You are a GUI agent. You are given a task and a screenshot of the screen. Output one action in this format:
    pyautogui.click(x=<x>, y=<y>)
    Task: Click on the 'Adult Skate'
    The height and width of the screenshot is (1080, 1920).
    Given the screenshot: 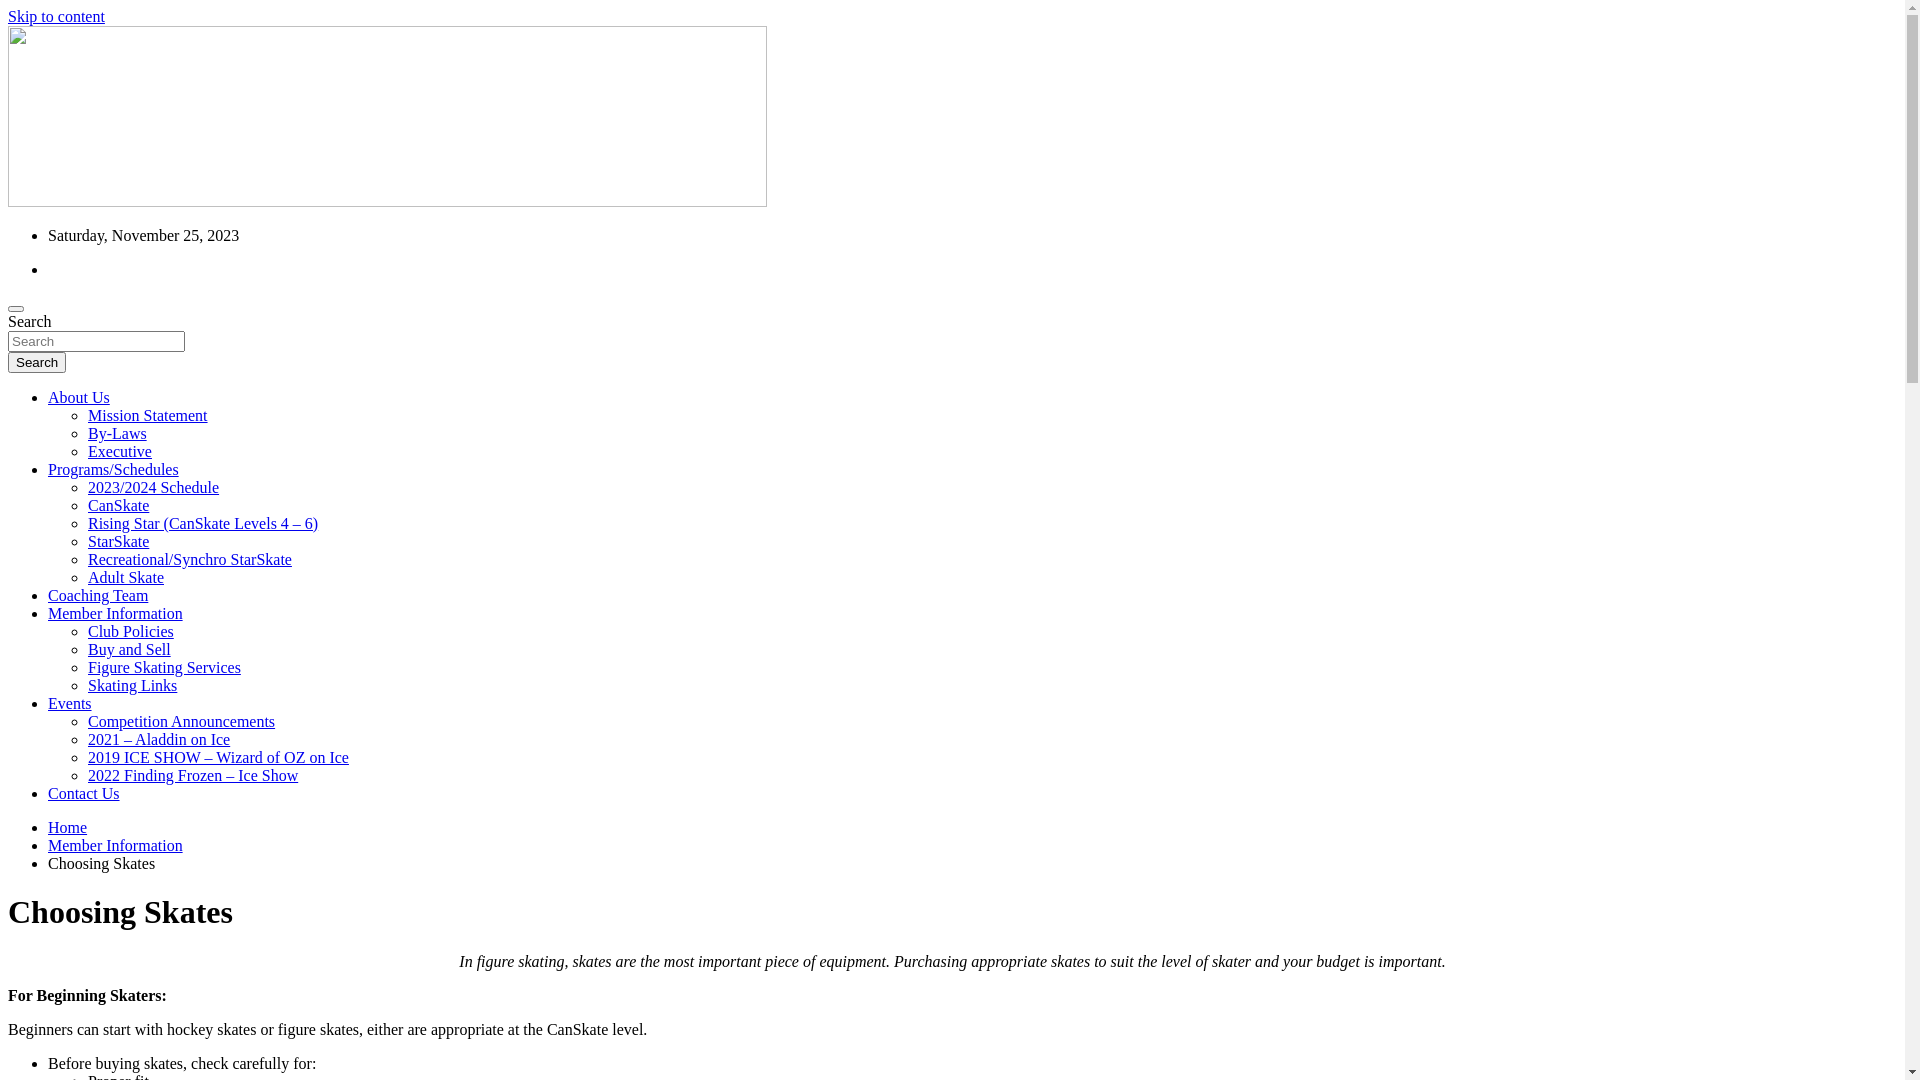 What is the action you would take?
    pyautogui.click(x=86, y=577)
    